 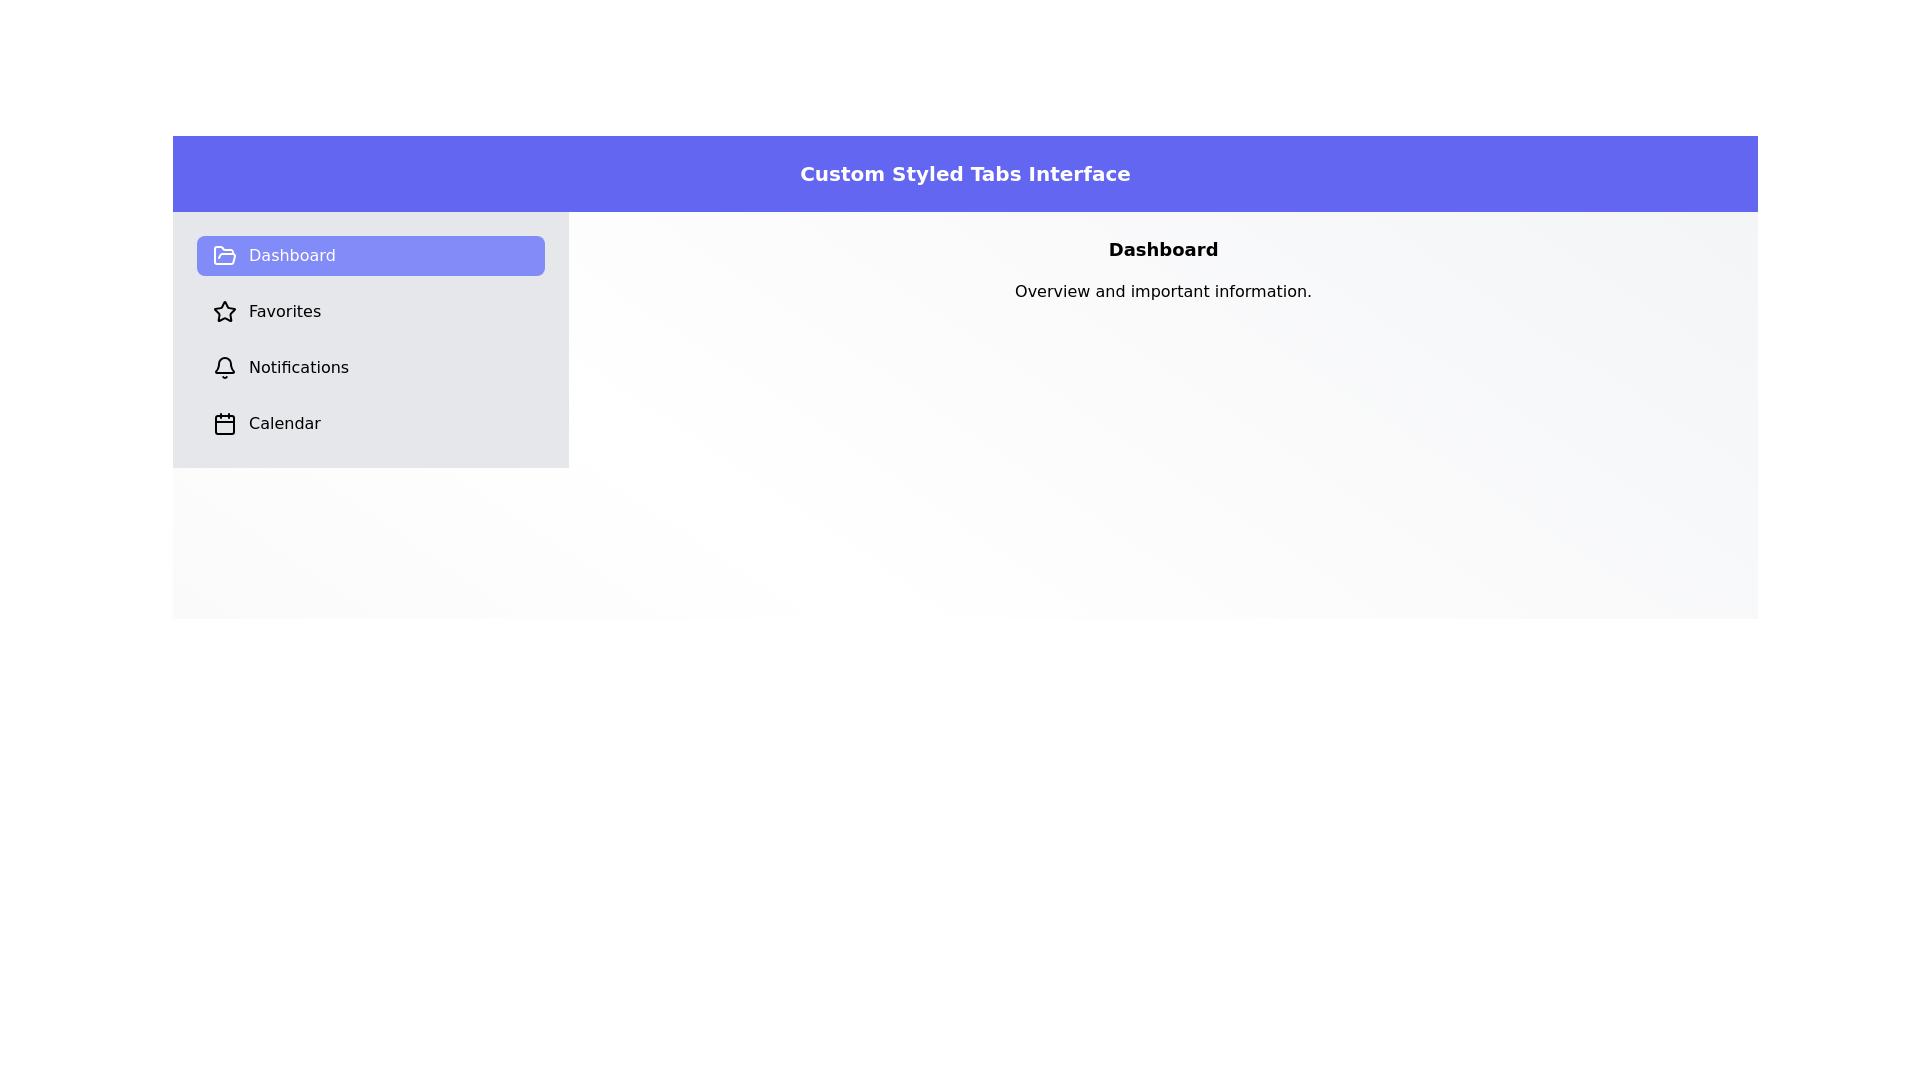 What do you see at coordinates (371, 367) in the screenshot?
I see `the Notifications tab to switch the content` at bounding box center [371, 367].